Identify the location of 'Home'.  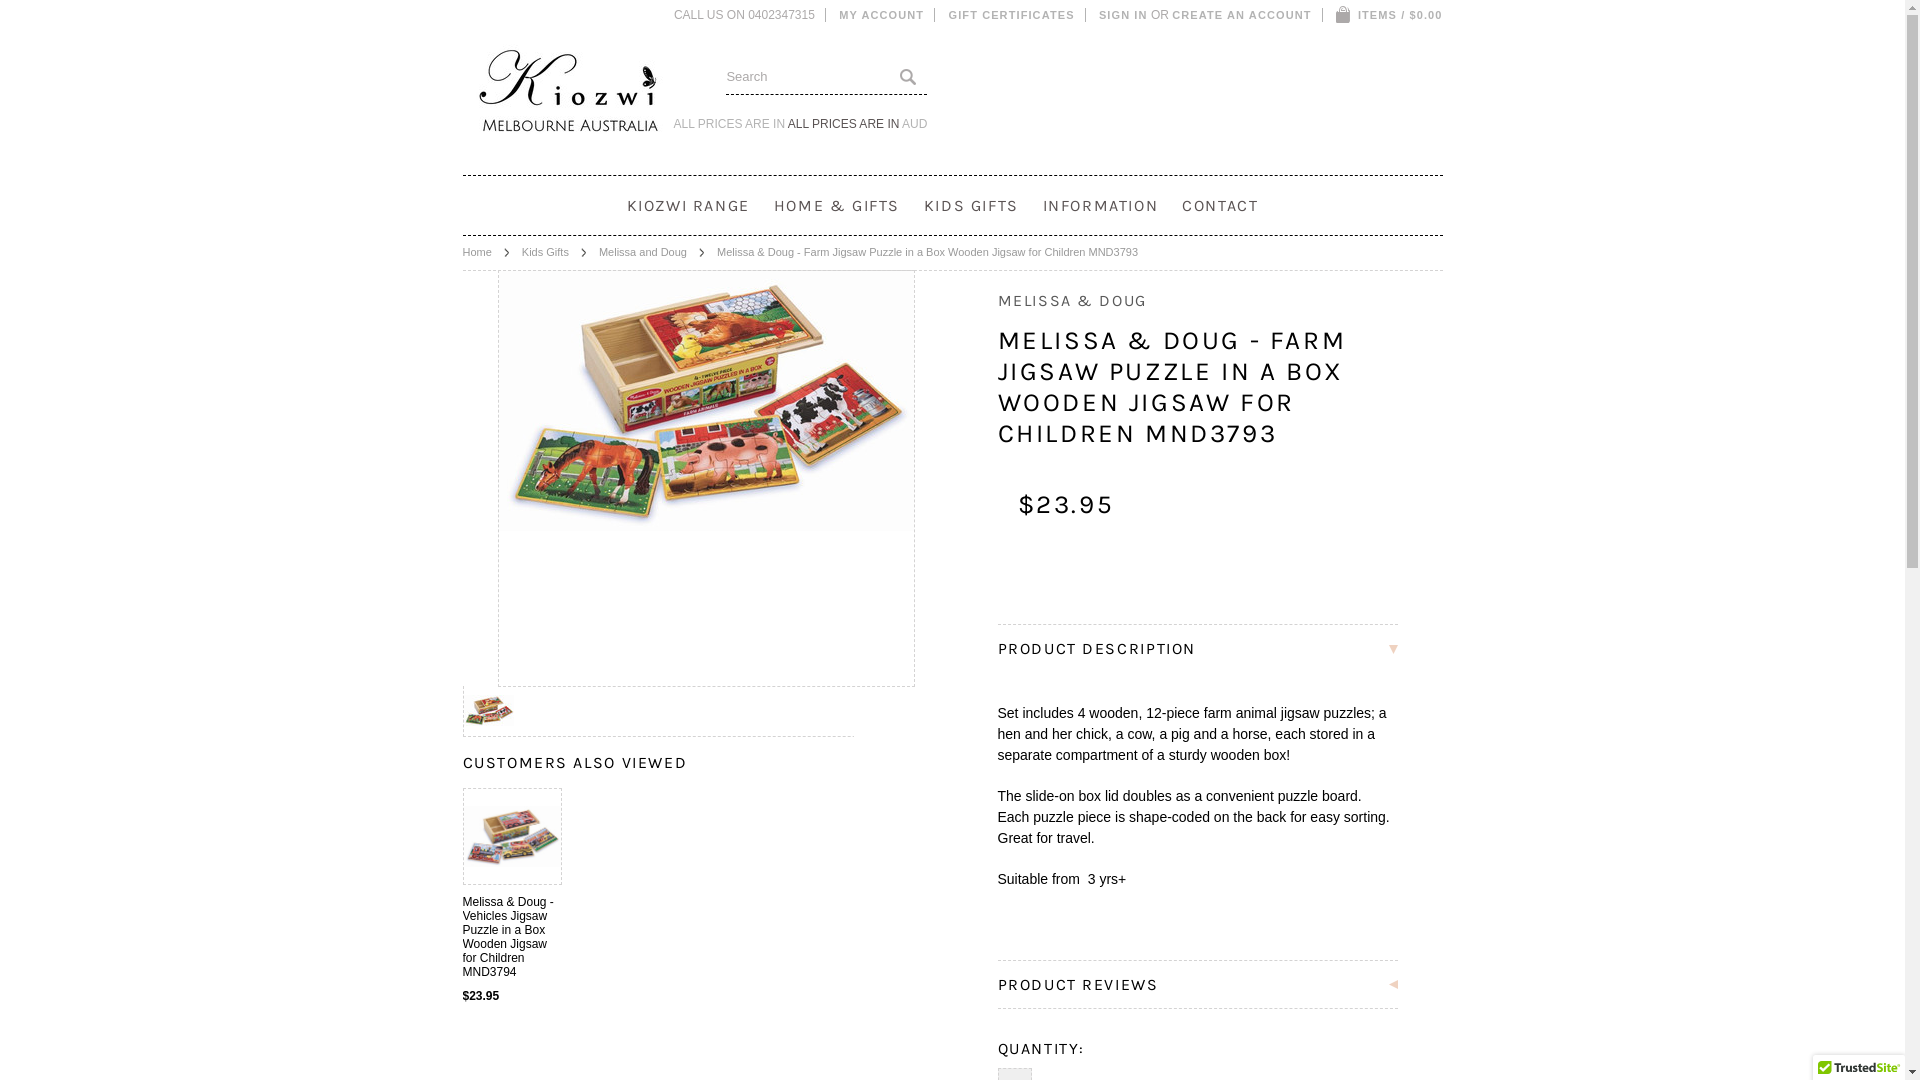
(485, 250).